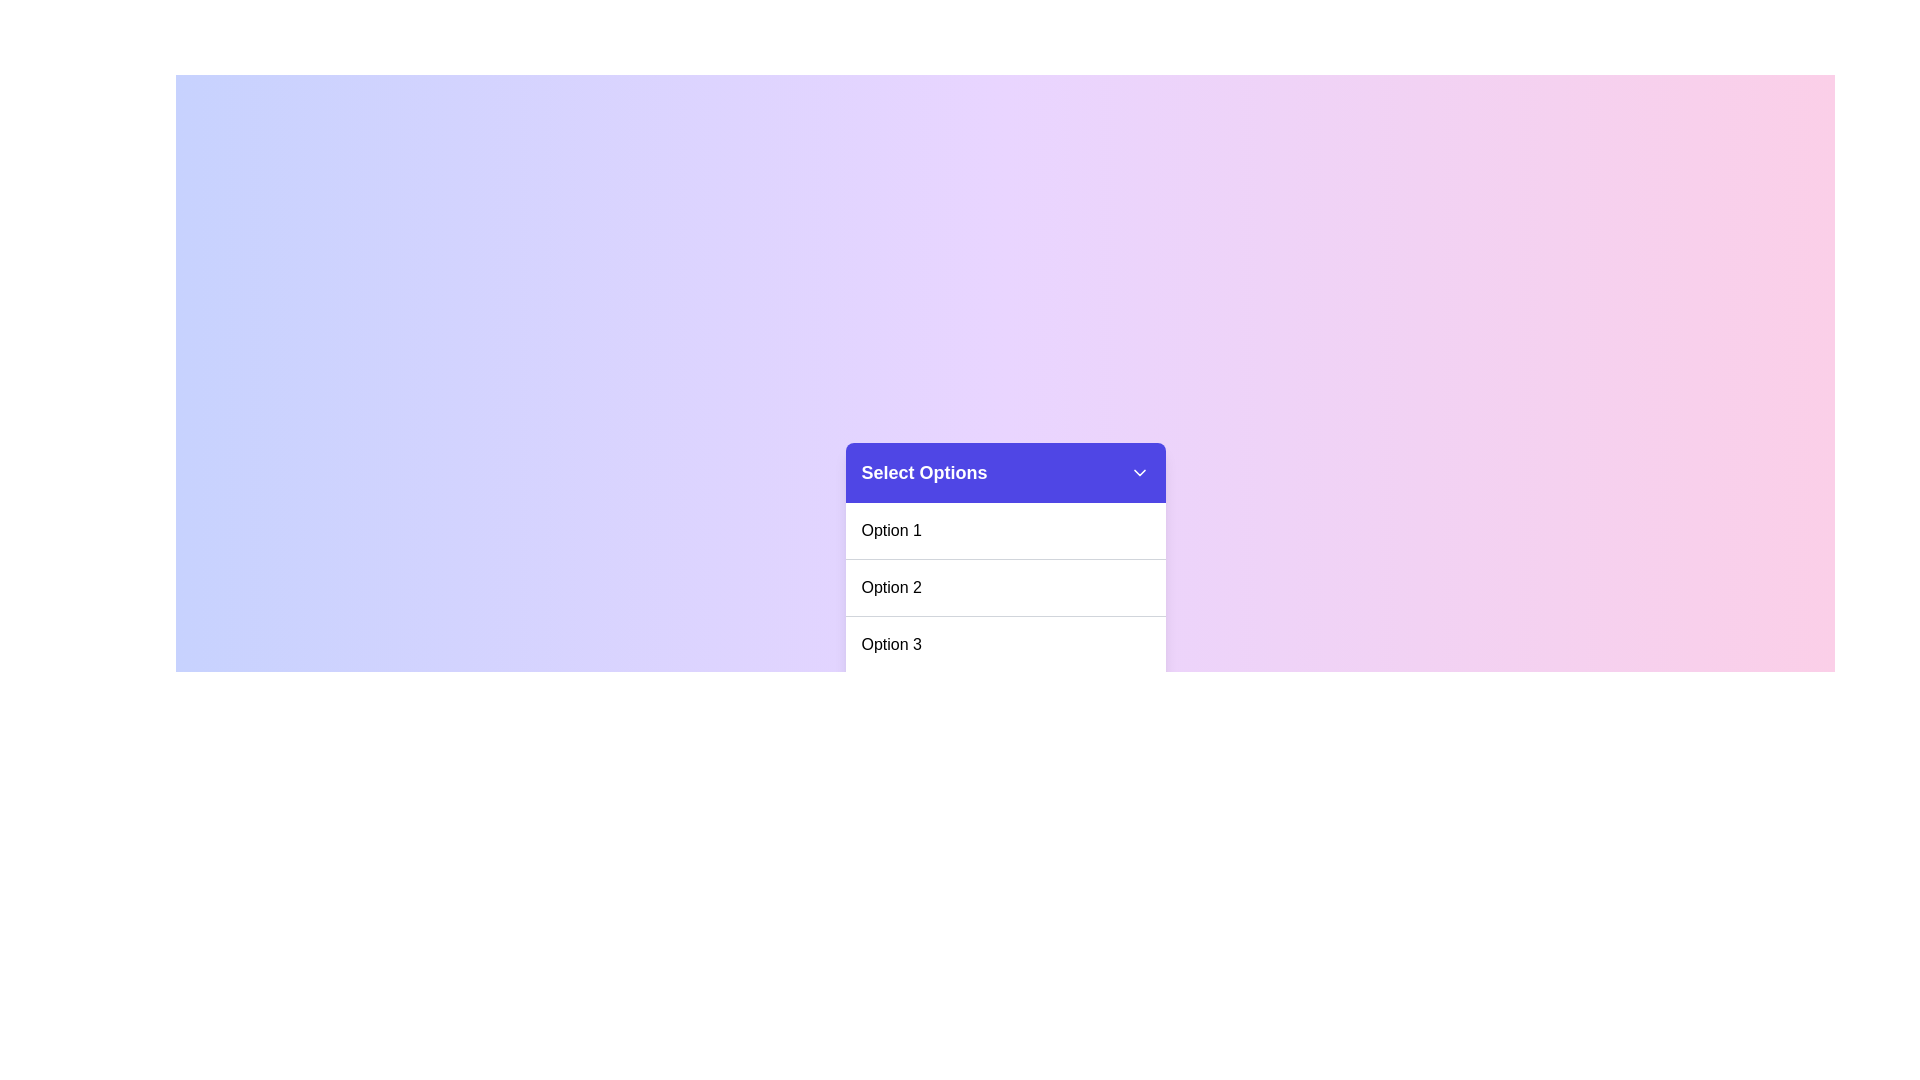 The height and width of the screenshot is (1080, 1920). What do you see at coordinates (1005, 530) in the screenshot?
I see `the first item in the dropdown menu labeled 'Option 1'` at bounding box center [1005, 530].